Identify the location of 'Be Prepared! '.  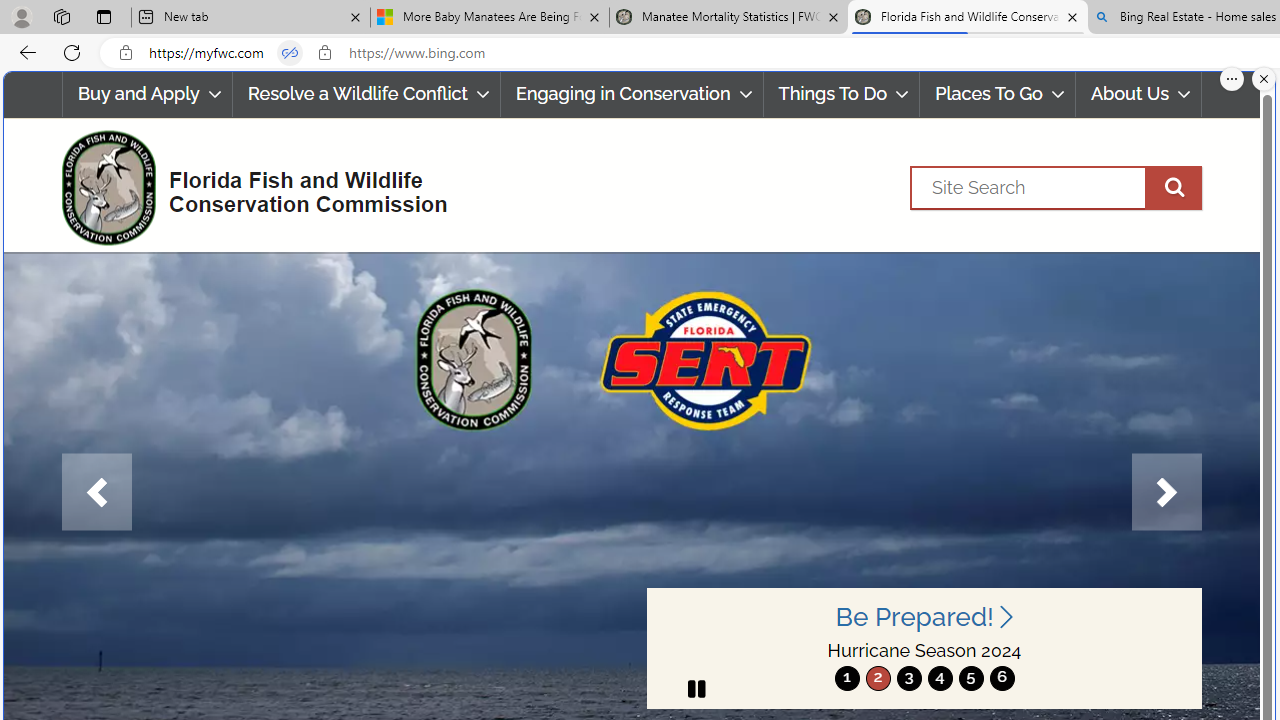
(923, 616).